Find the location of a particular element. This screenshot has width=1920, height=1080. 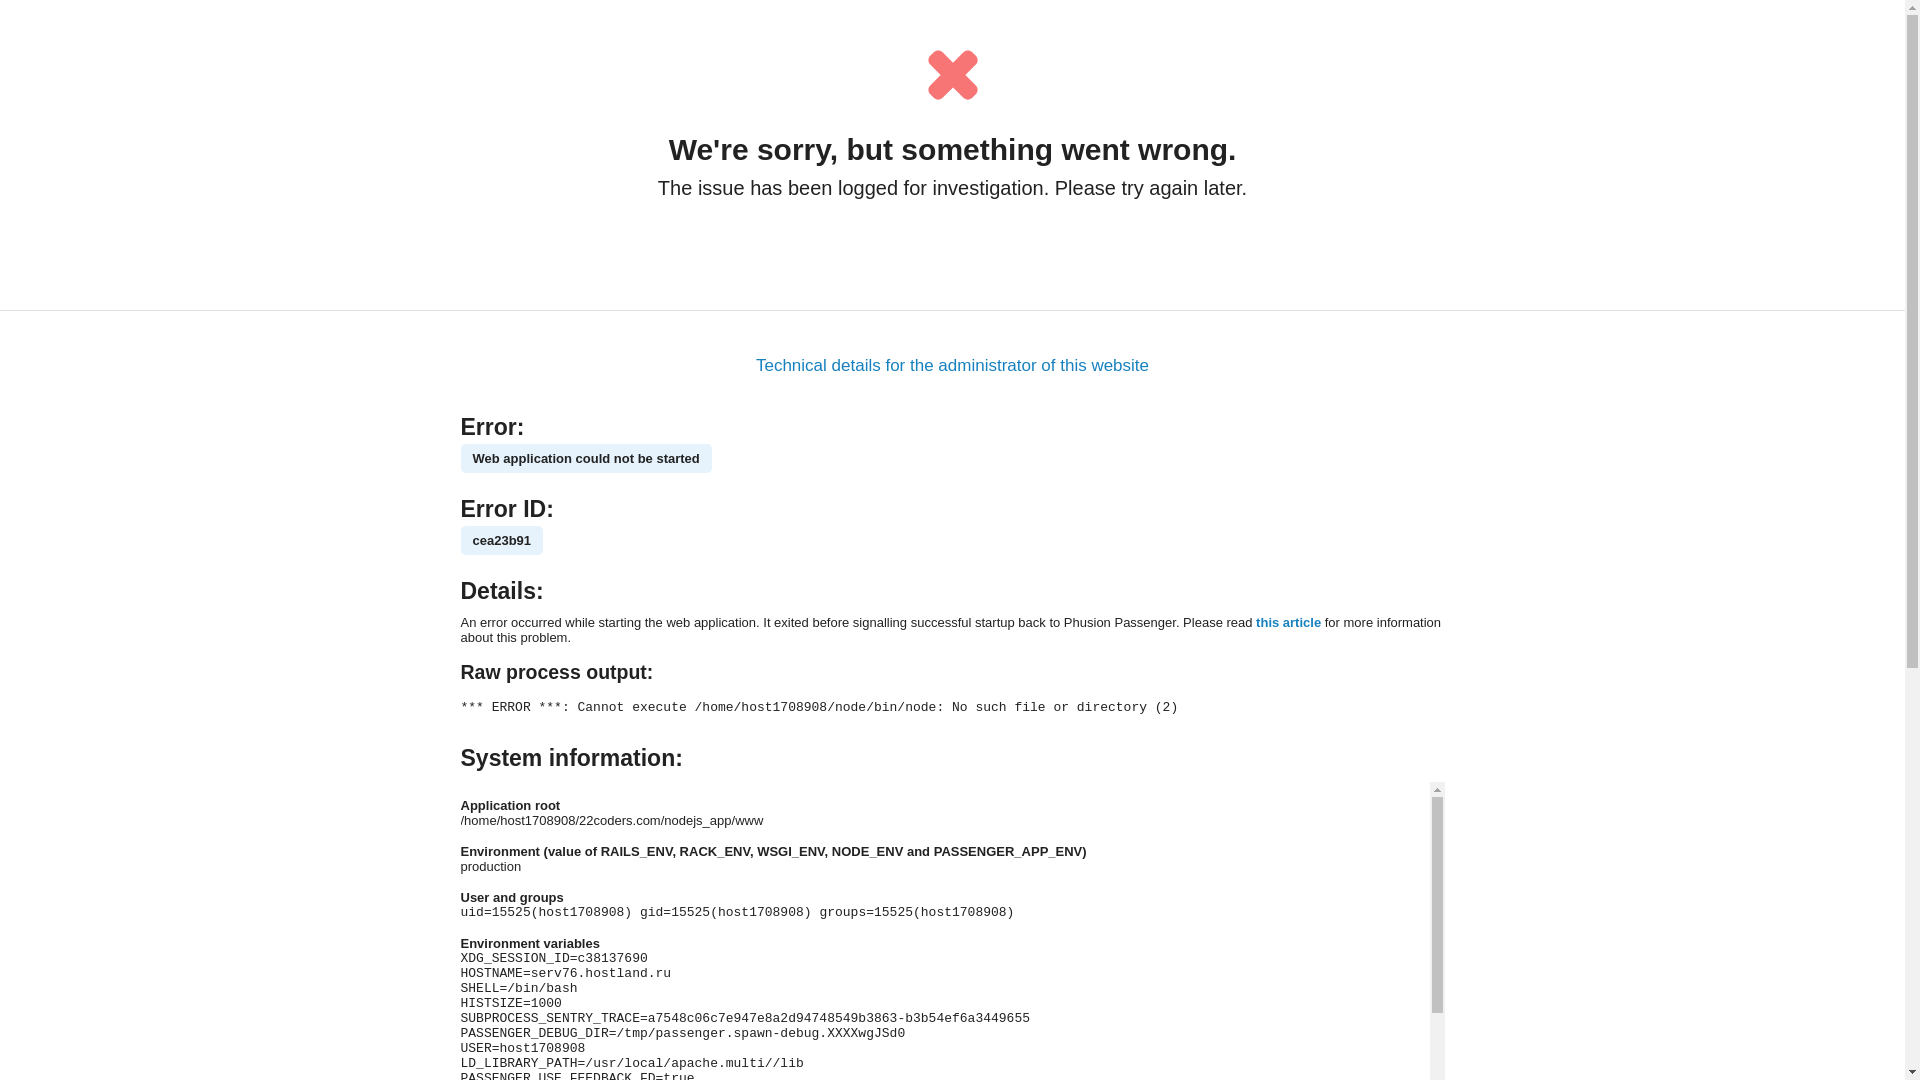

'Technical details for the administrator of this website' is located at coordinates (951, 365).